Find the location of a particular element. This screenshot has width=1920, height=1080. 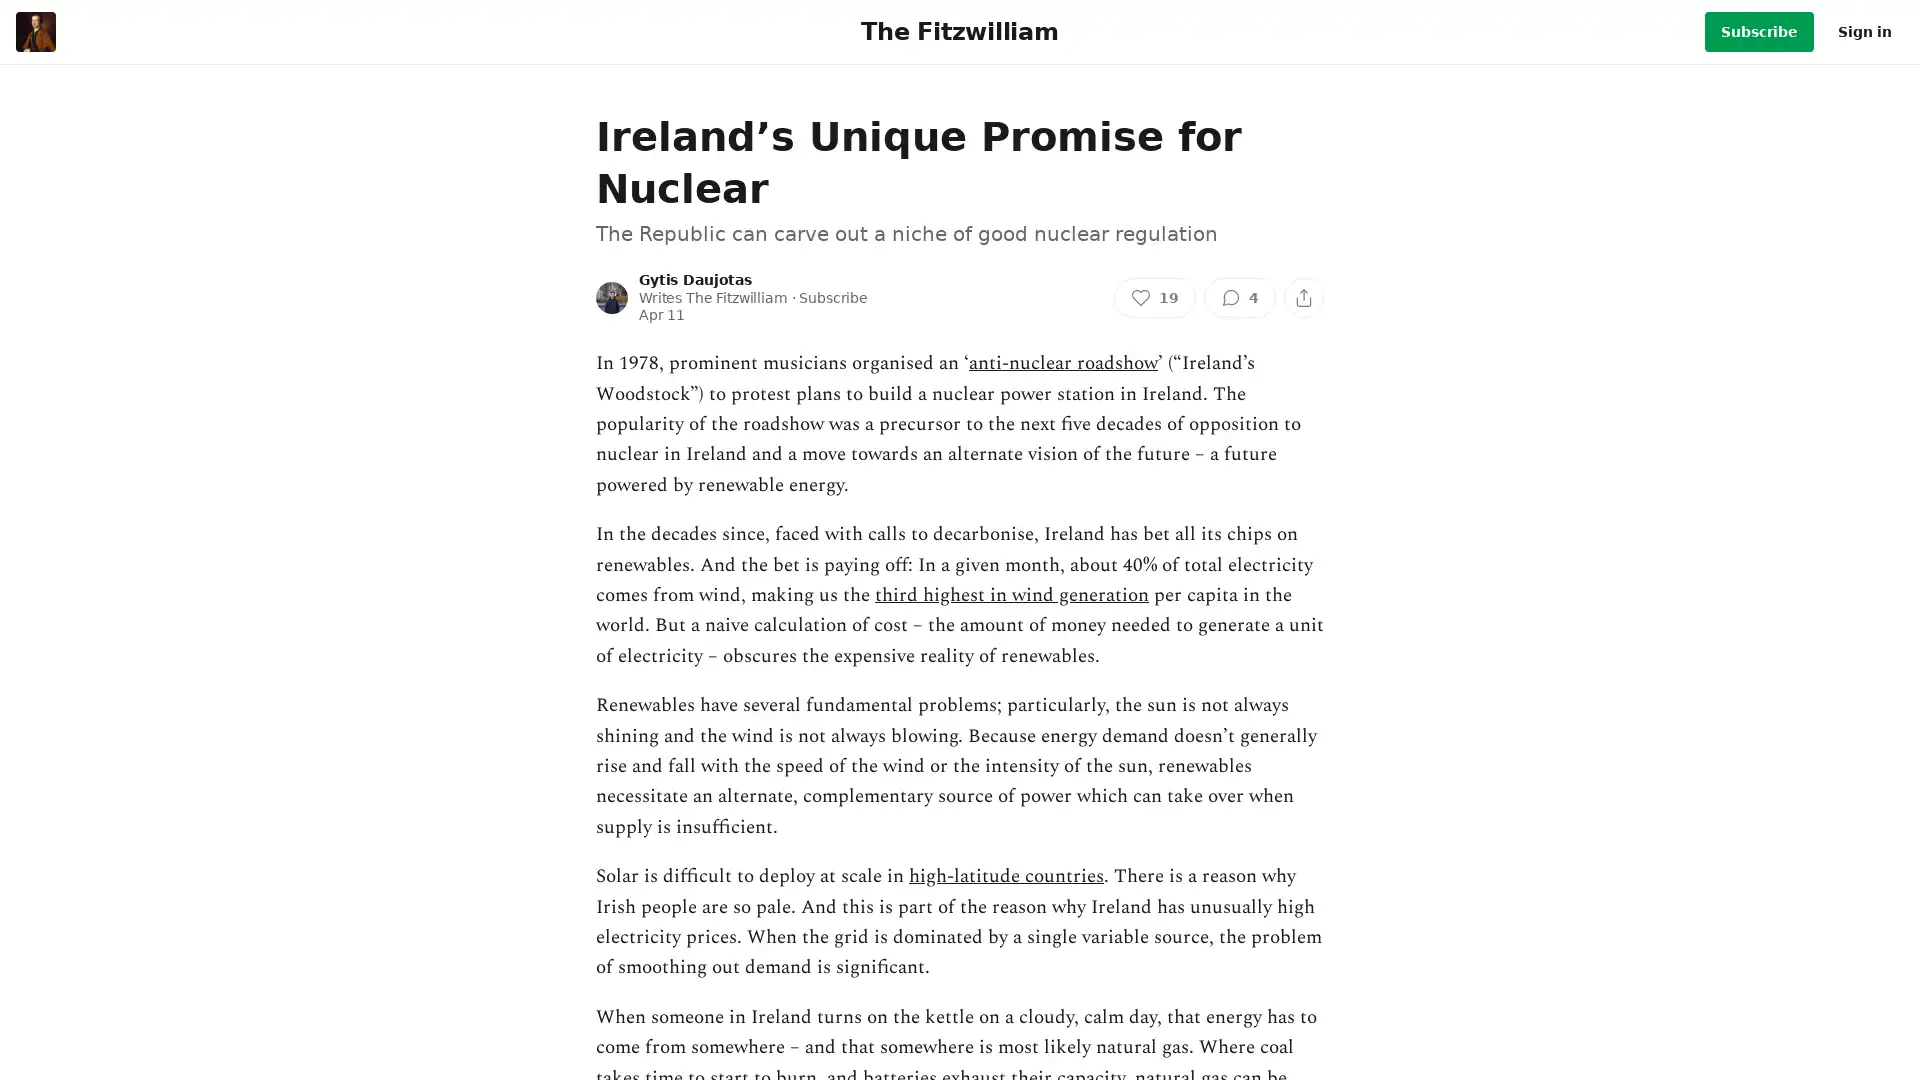

Sign in is located at coordinates (1864, 31).